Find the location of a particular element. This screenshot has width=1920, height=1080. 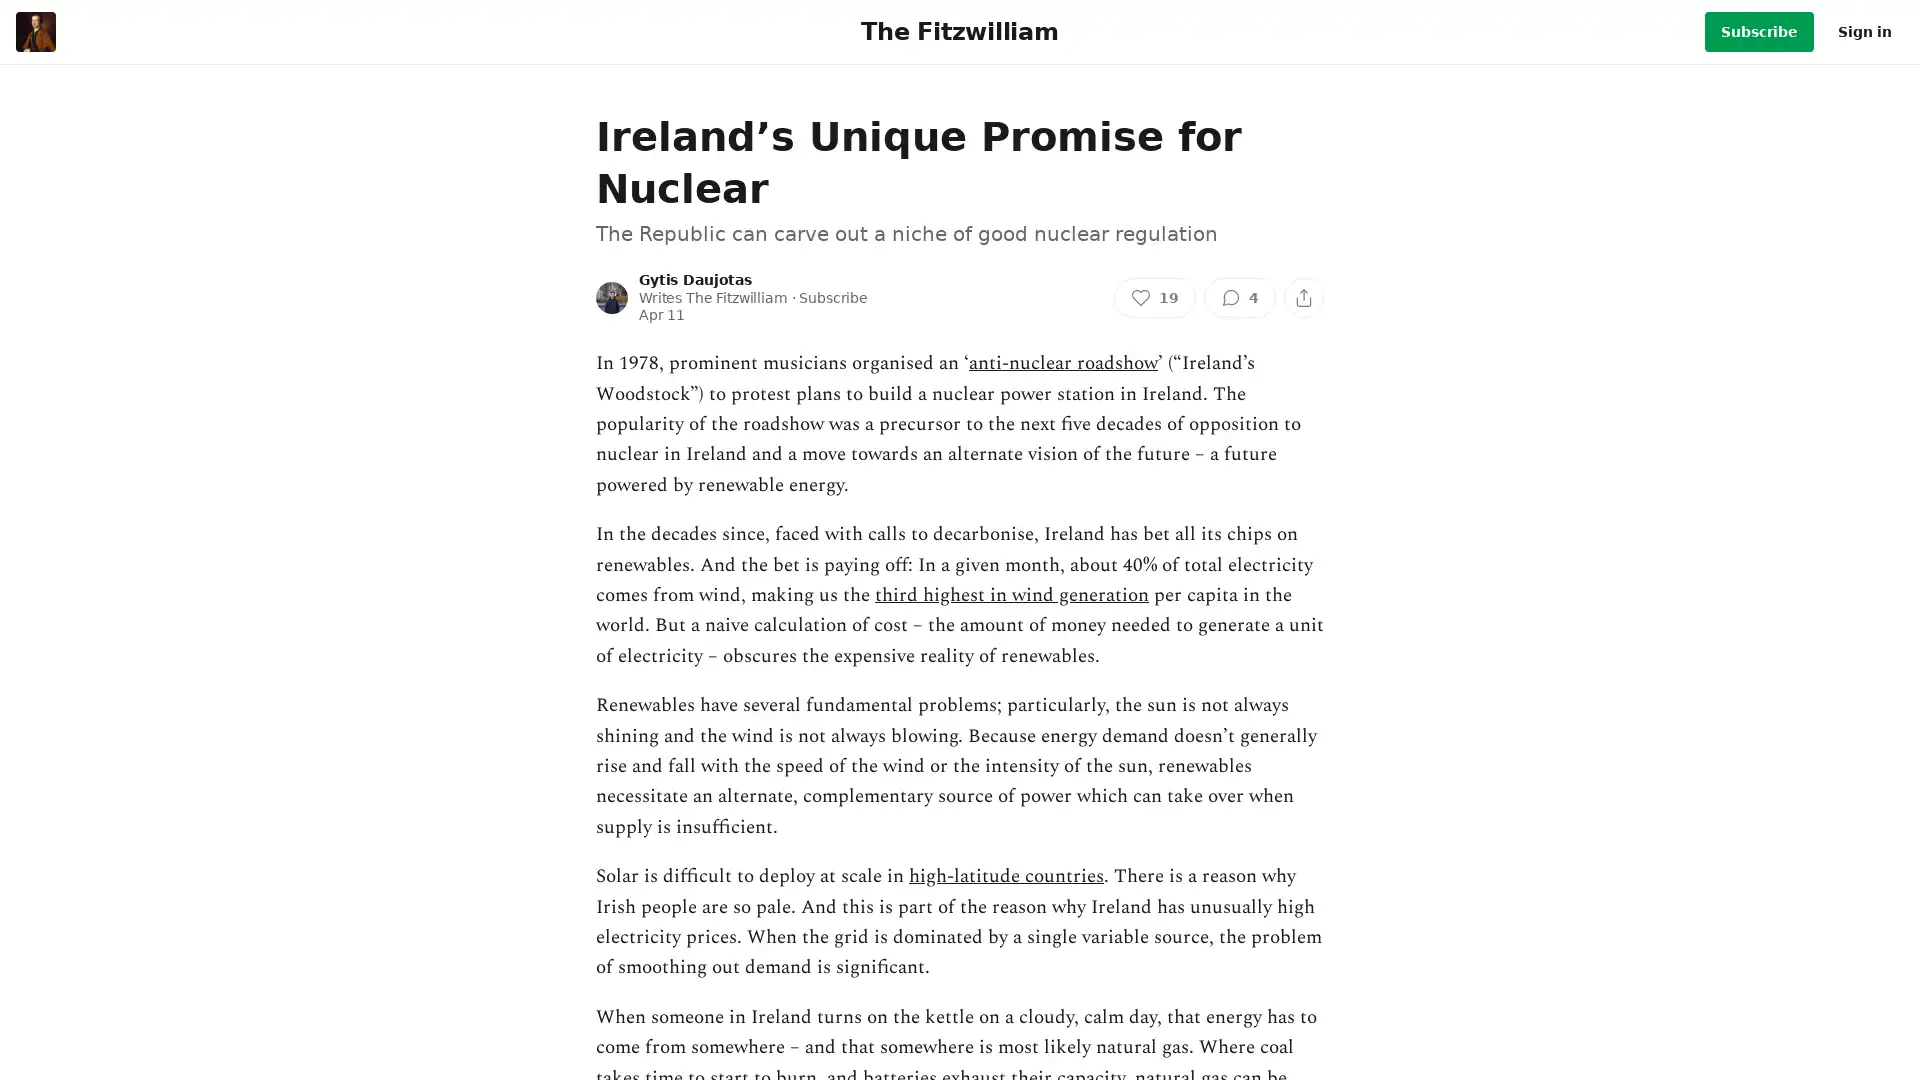

Sign in is located at coordinates (1864, 31).